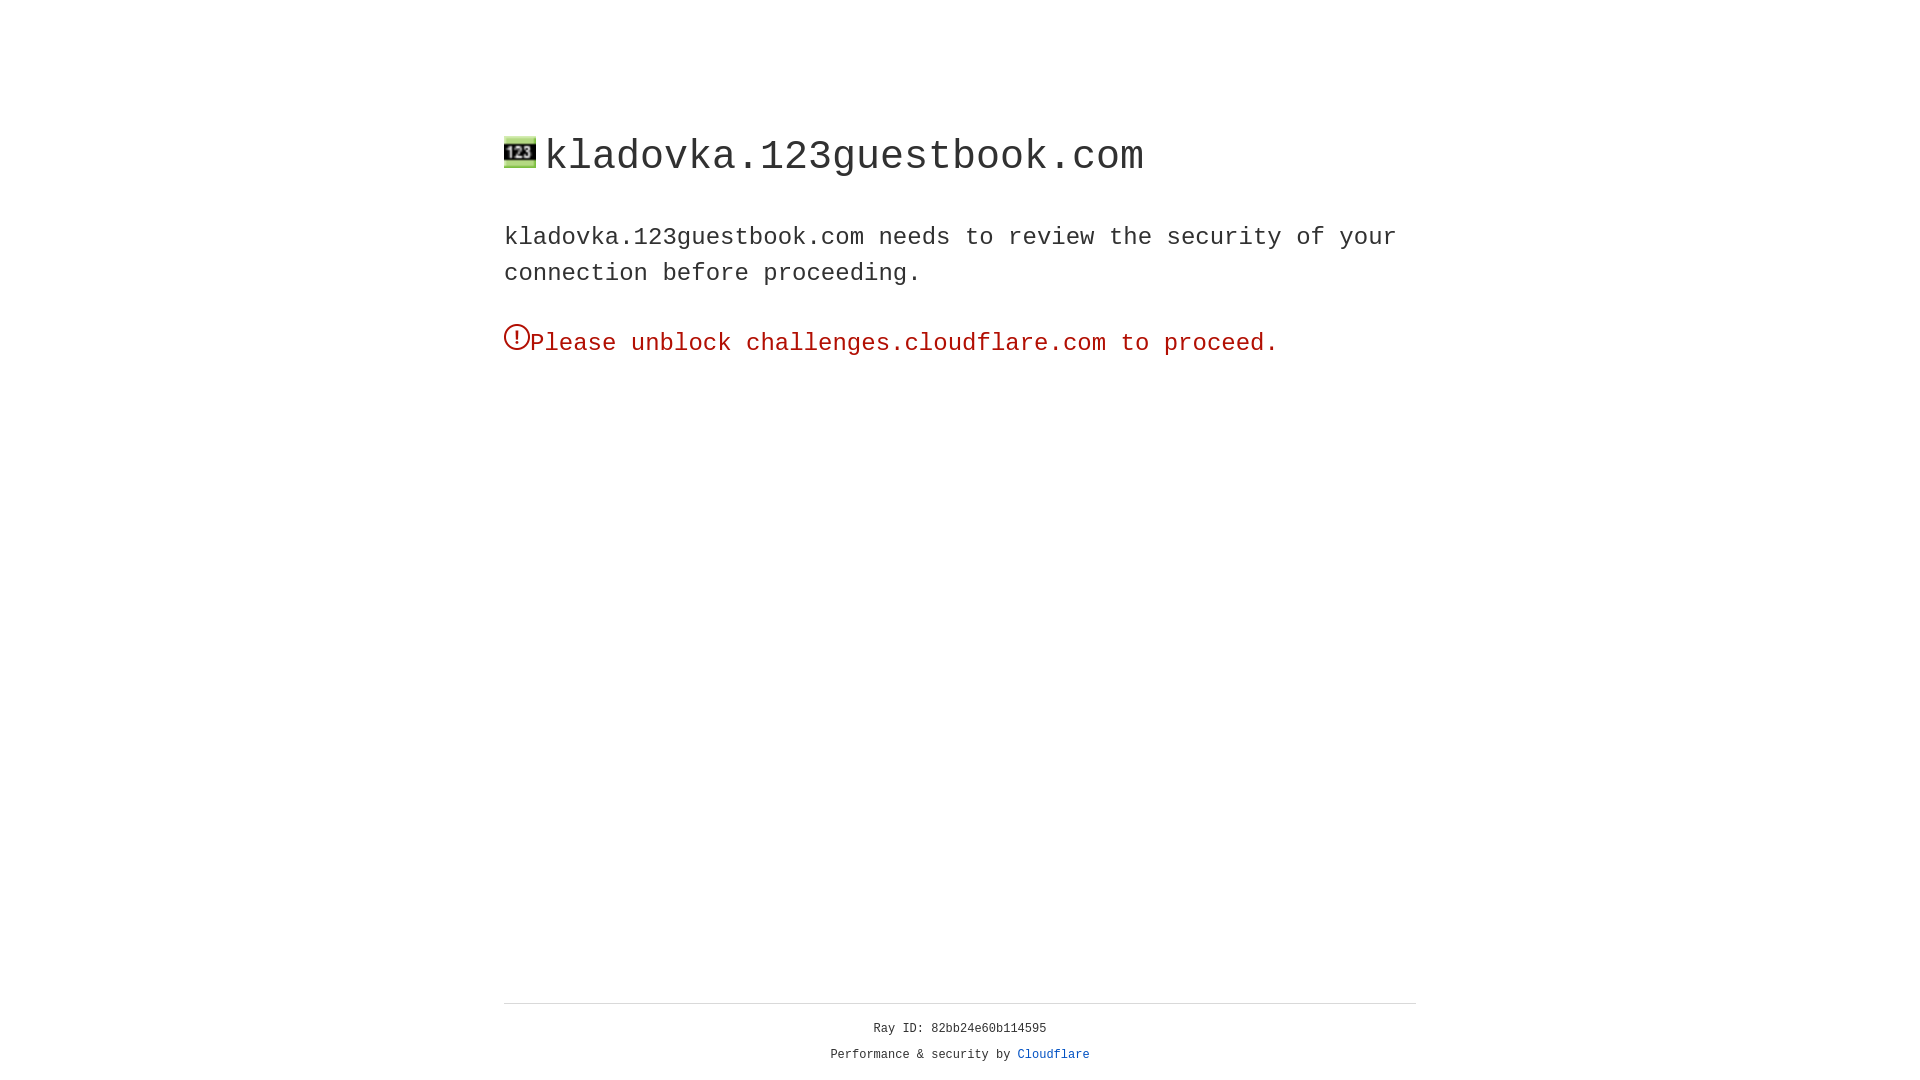 Image resolution: width=1920 pixels, height=1080 pixels. What do you see at coordinates (1053, 1054) in the screenshot?
I see `'Cloudflare'` at bounding box center [1053, 1054].